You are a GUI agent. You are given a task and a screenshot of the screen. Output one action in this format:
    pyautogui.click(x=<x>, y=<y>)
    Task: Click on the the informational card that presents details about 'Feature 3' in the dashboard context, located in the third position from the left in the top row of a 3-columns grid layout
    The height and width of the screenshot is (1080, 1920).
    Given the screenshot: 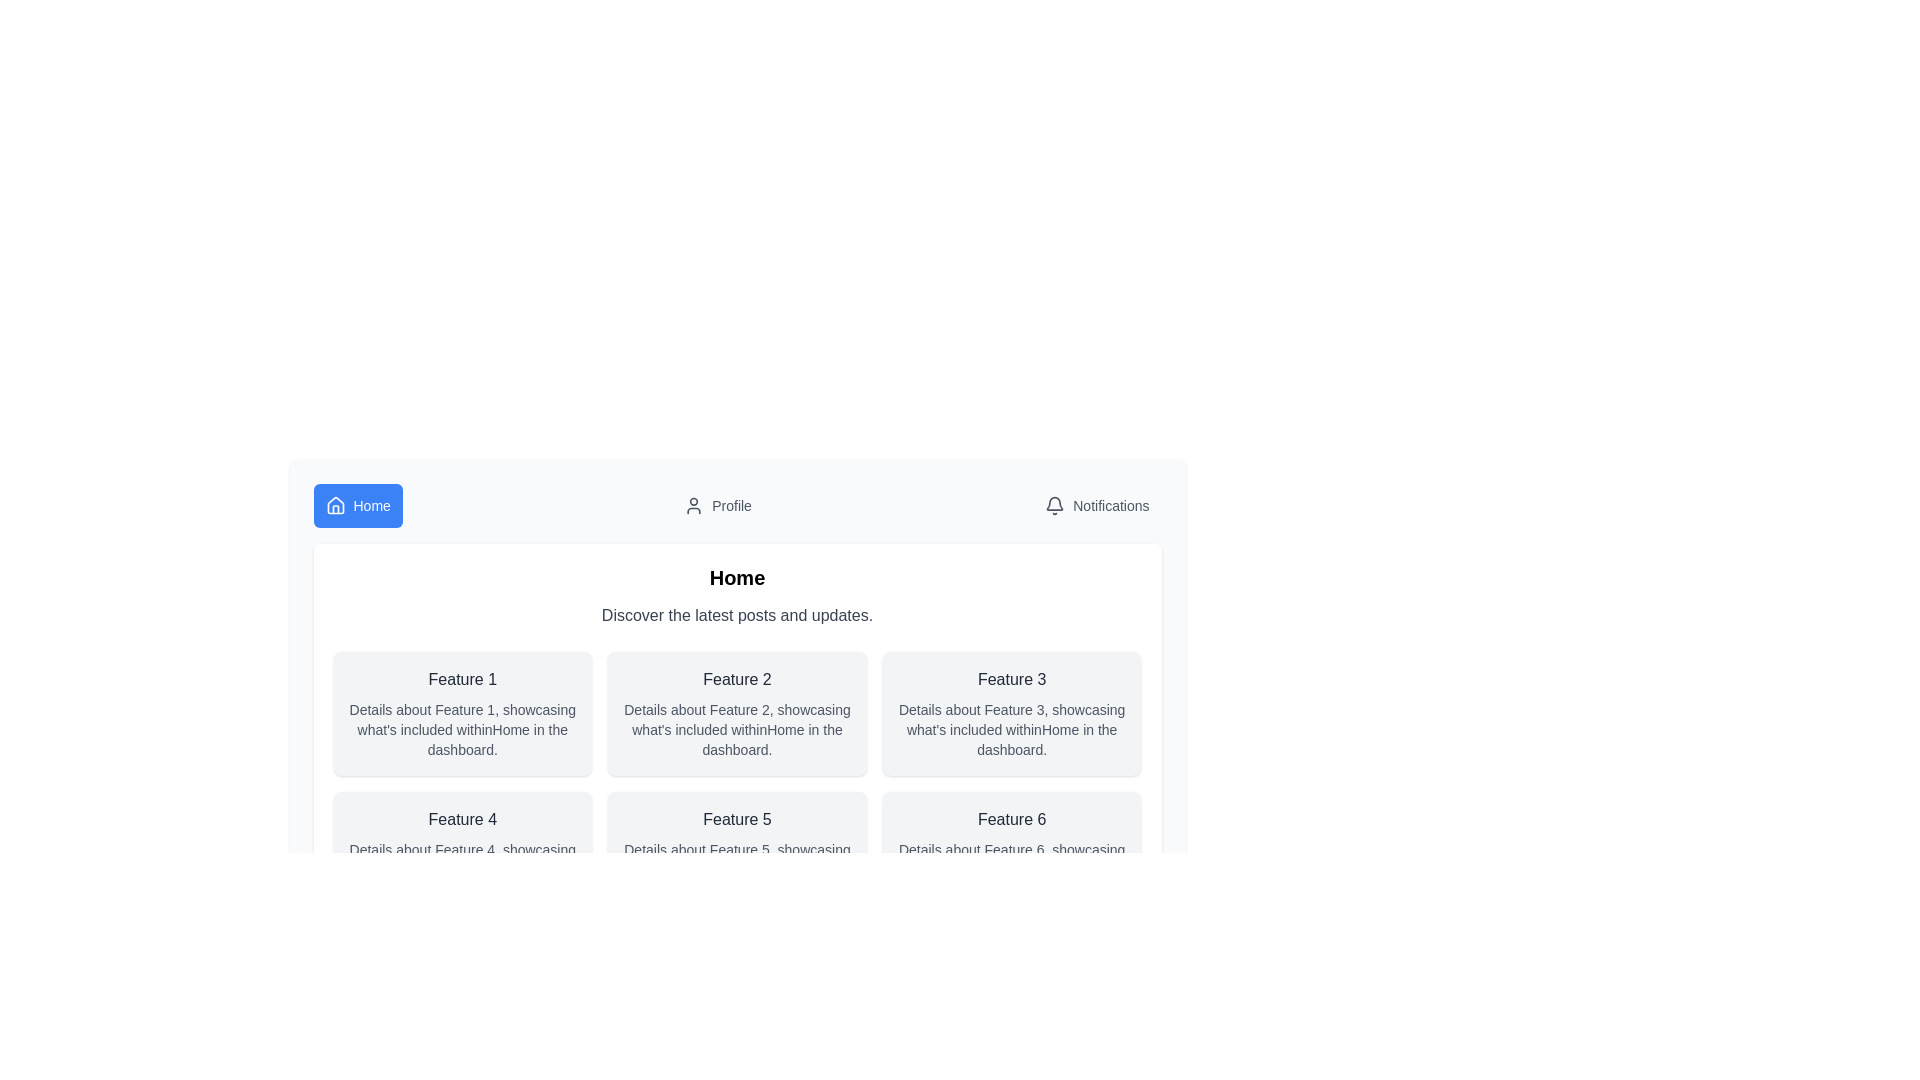 What is the action you would take?
    pyautogui.click(x=1012, y=712)
    